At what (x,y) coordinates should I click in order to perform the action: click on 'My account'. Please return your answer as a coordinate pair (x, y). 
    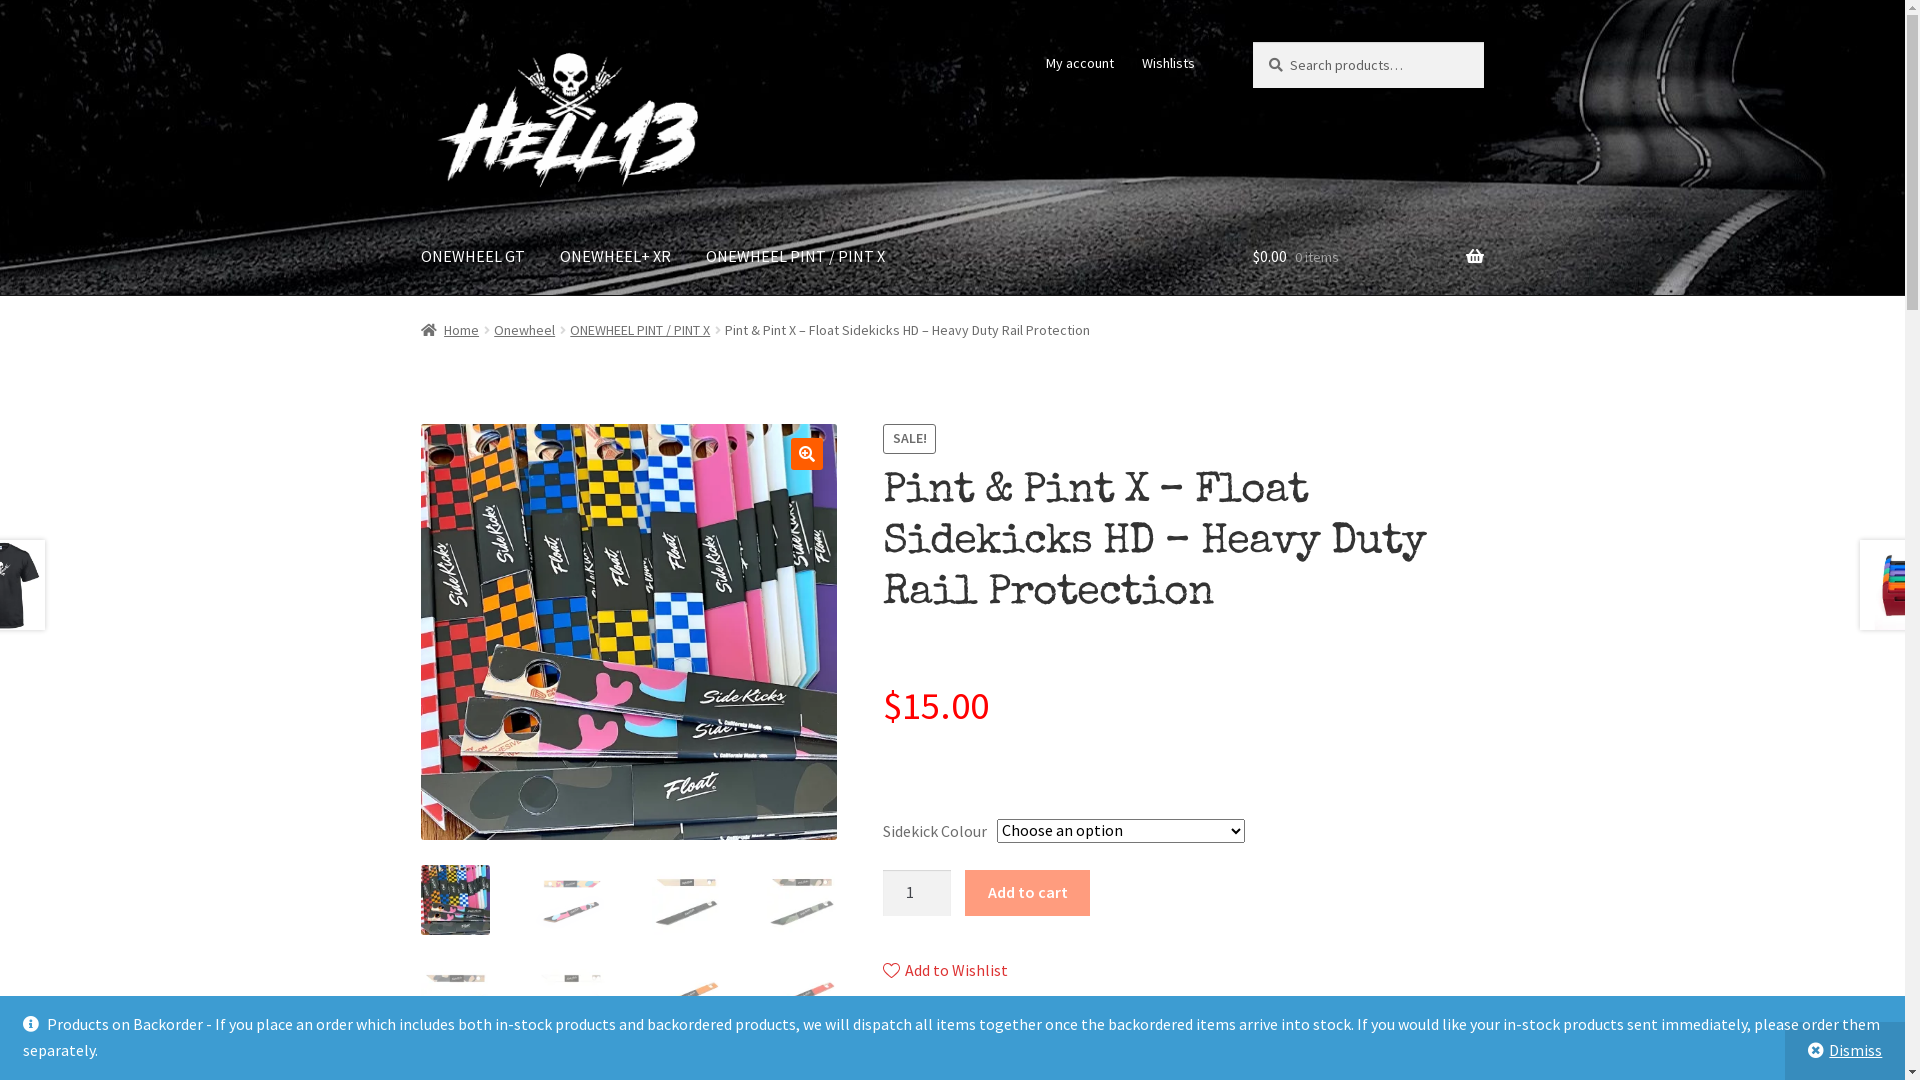
    Looking at the image, I should click on (1033, 61).